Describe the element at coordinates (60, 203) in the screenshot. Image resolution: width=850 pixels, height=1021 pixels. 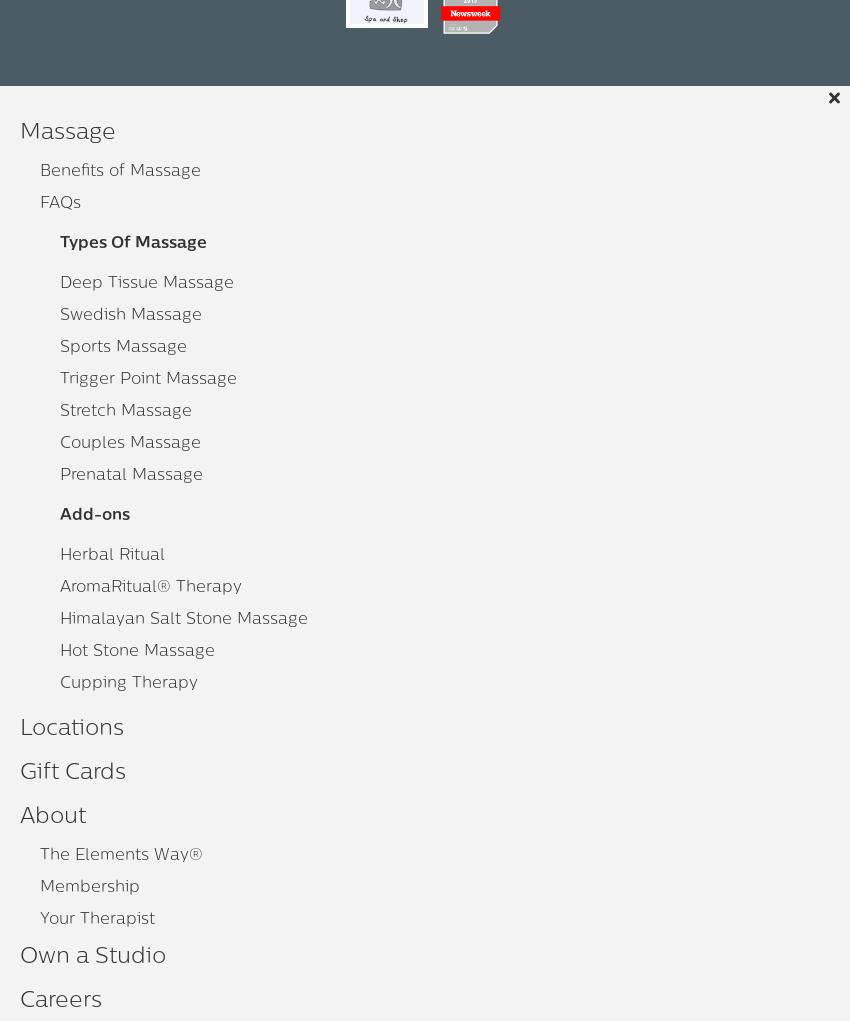
I see `'FAQs'` at that location.